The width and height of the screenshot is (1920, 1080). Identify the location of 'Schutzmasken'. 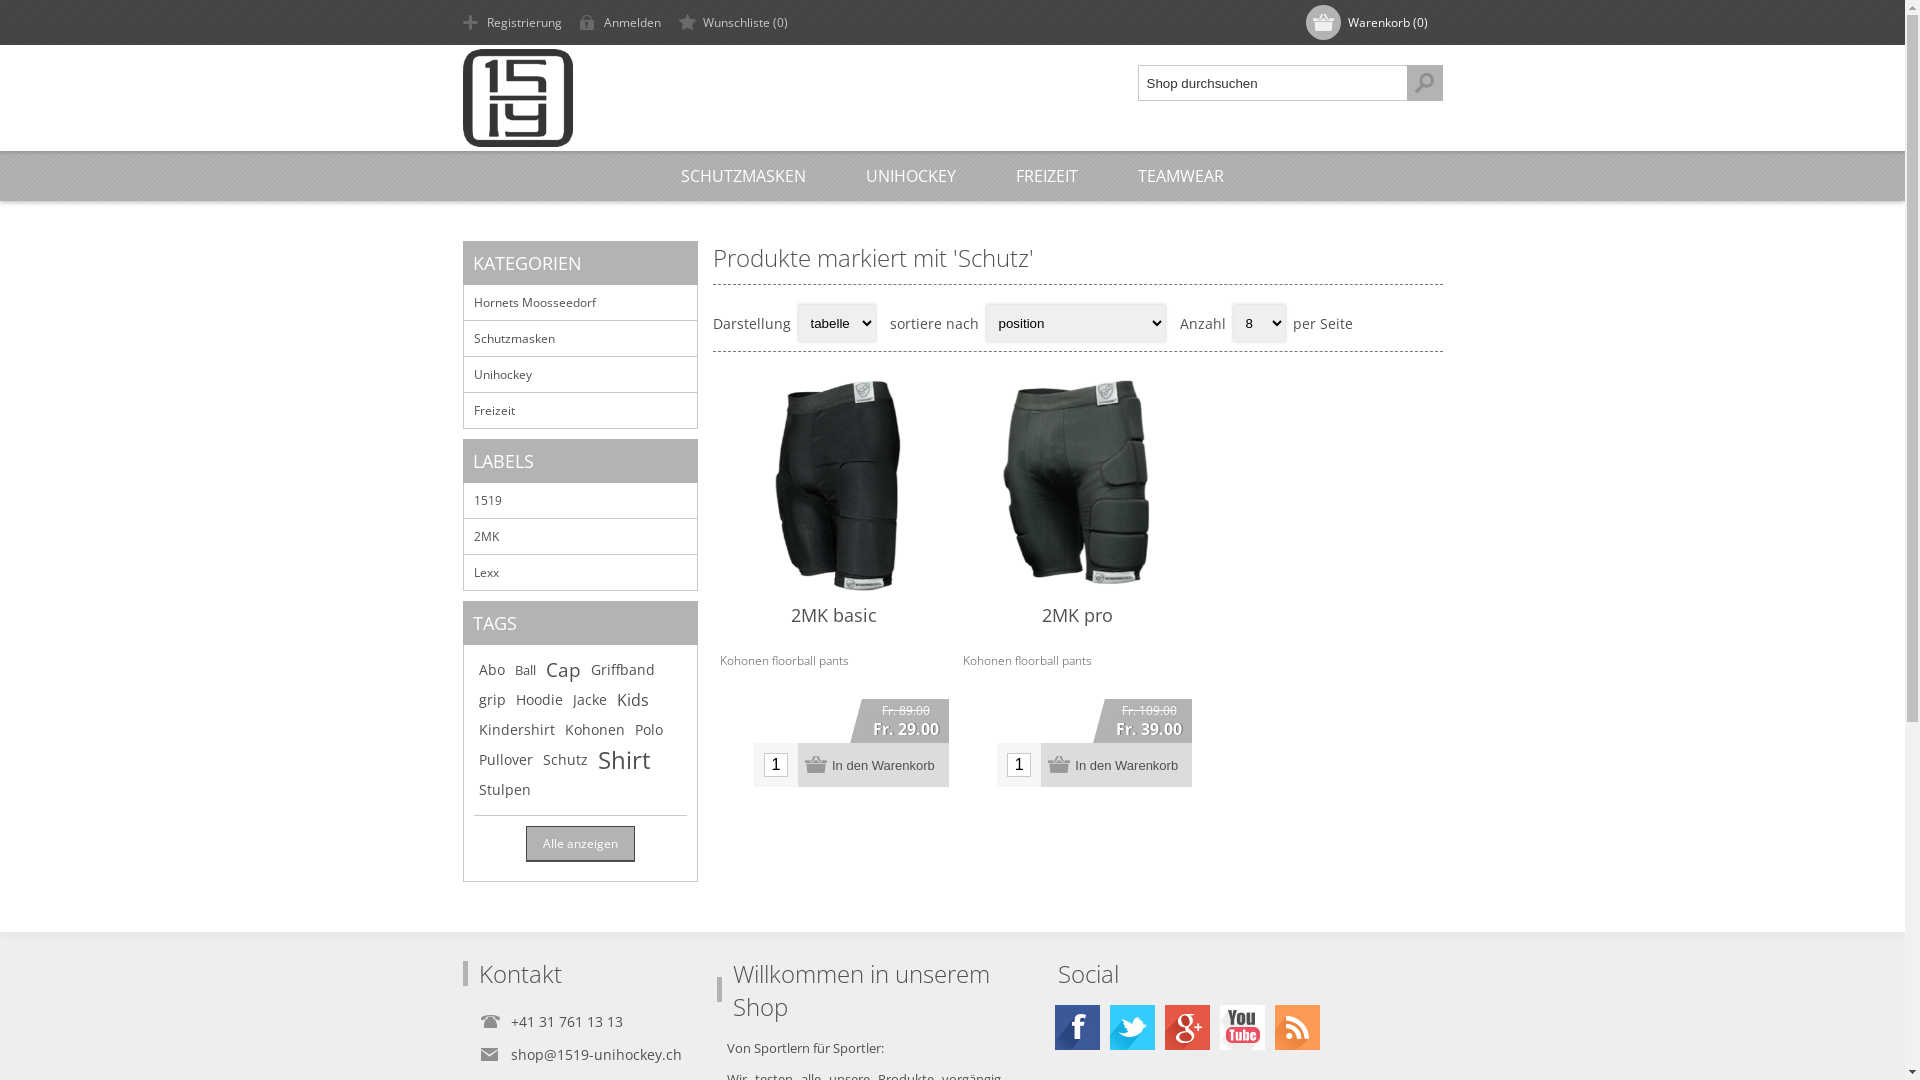
(579, 337).